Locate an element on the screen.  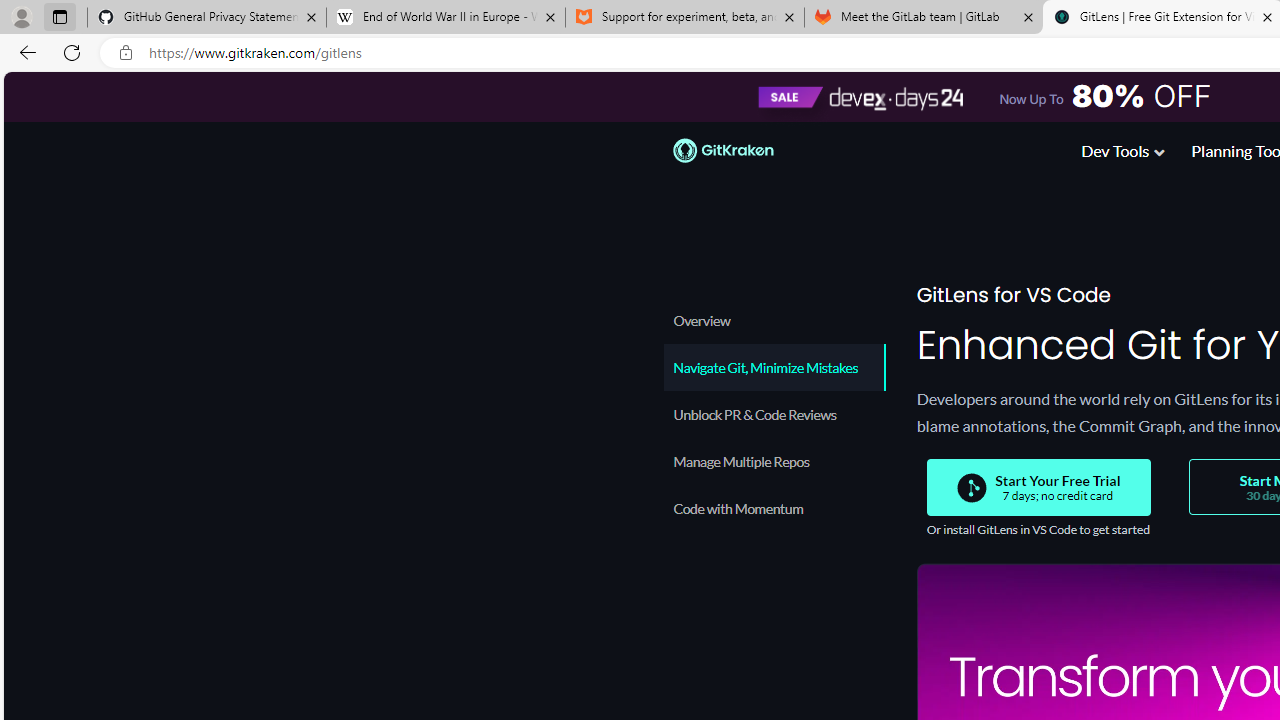
'Start Your Free Trial 7 days; no credit card' is located at coordinates (1038, 487).